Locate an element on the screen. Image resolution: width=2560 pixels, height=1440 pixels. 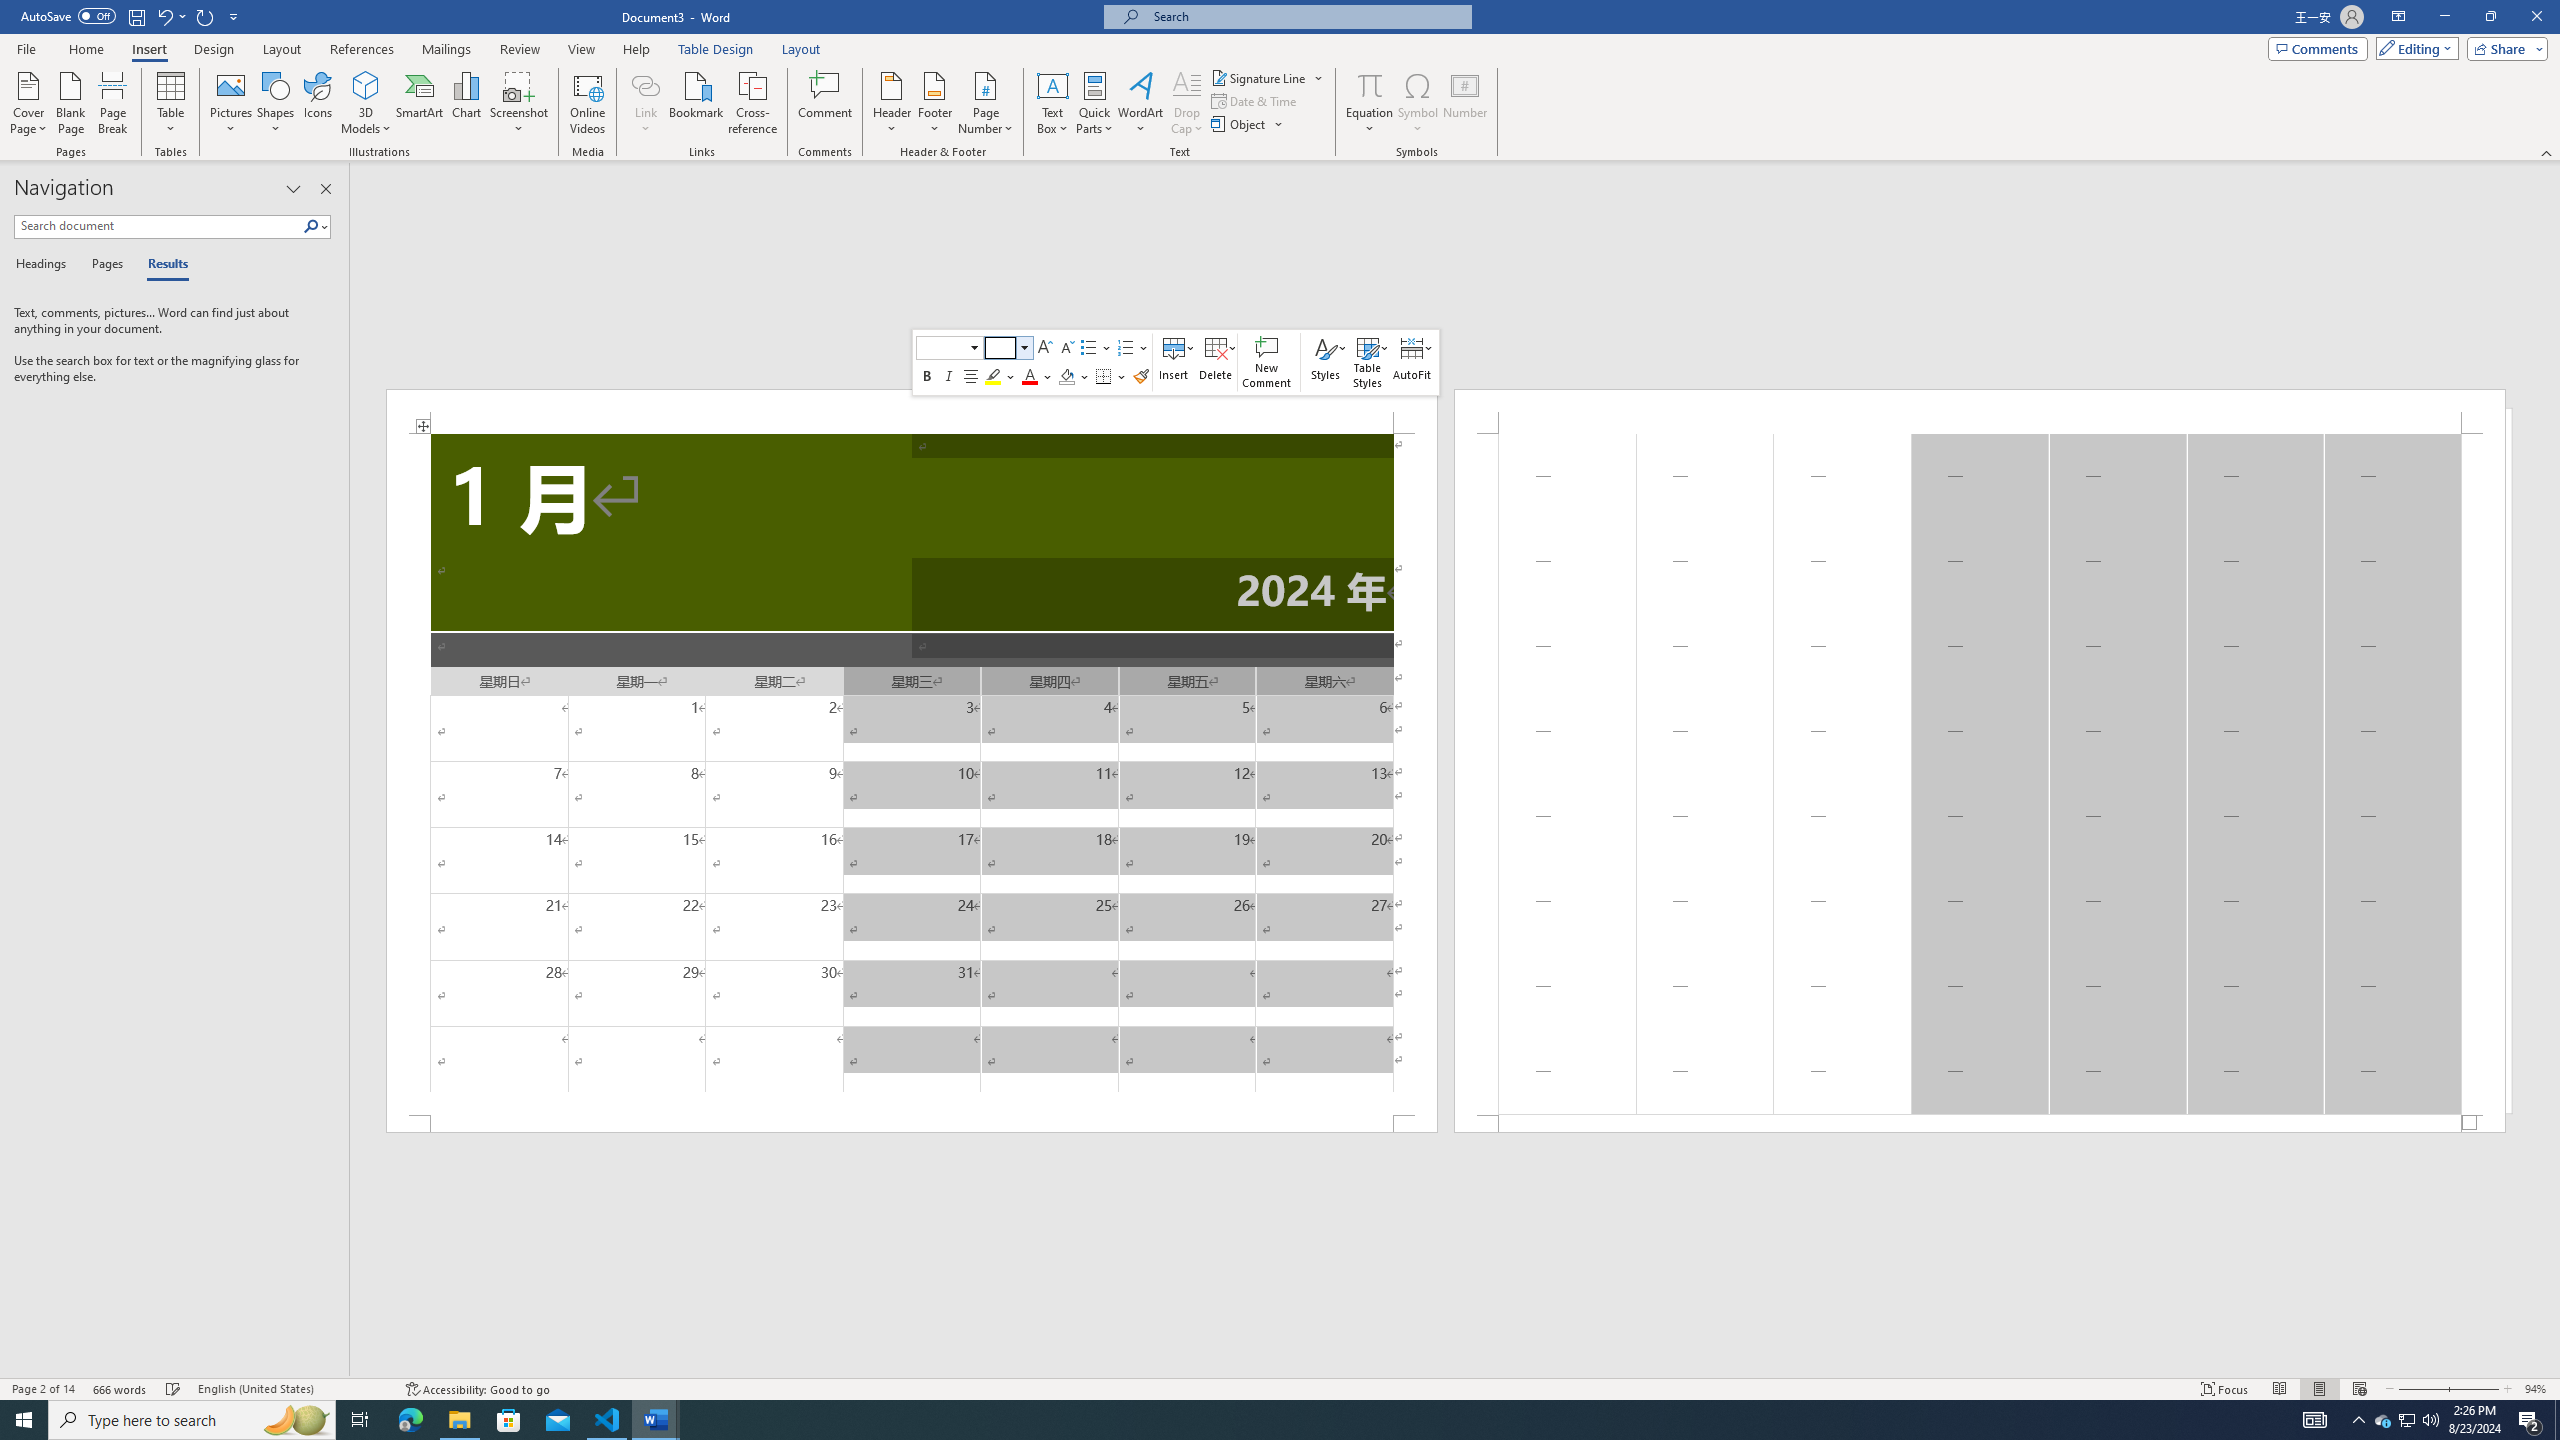
'New Comment' is located at coordinates (1267, 361).